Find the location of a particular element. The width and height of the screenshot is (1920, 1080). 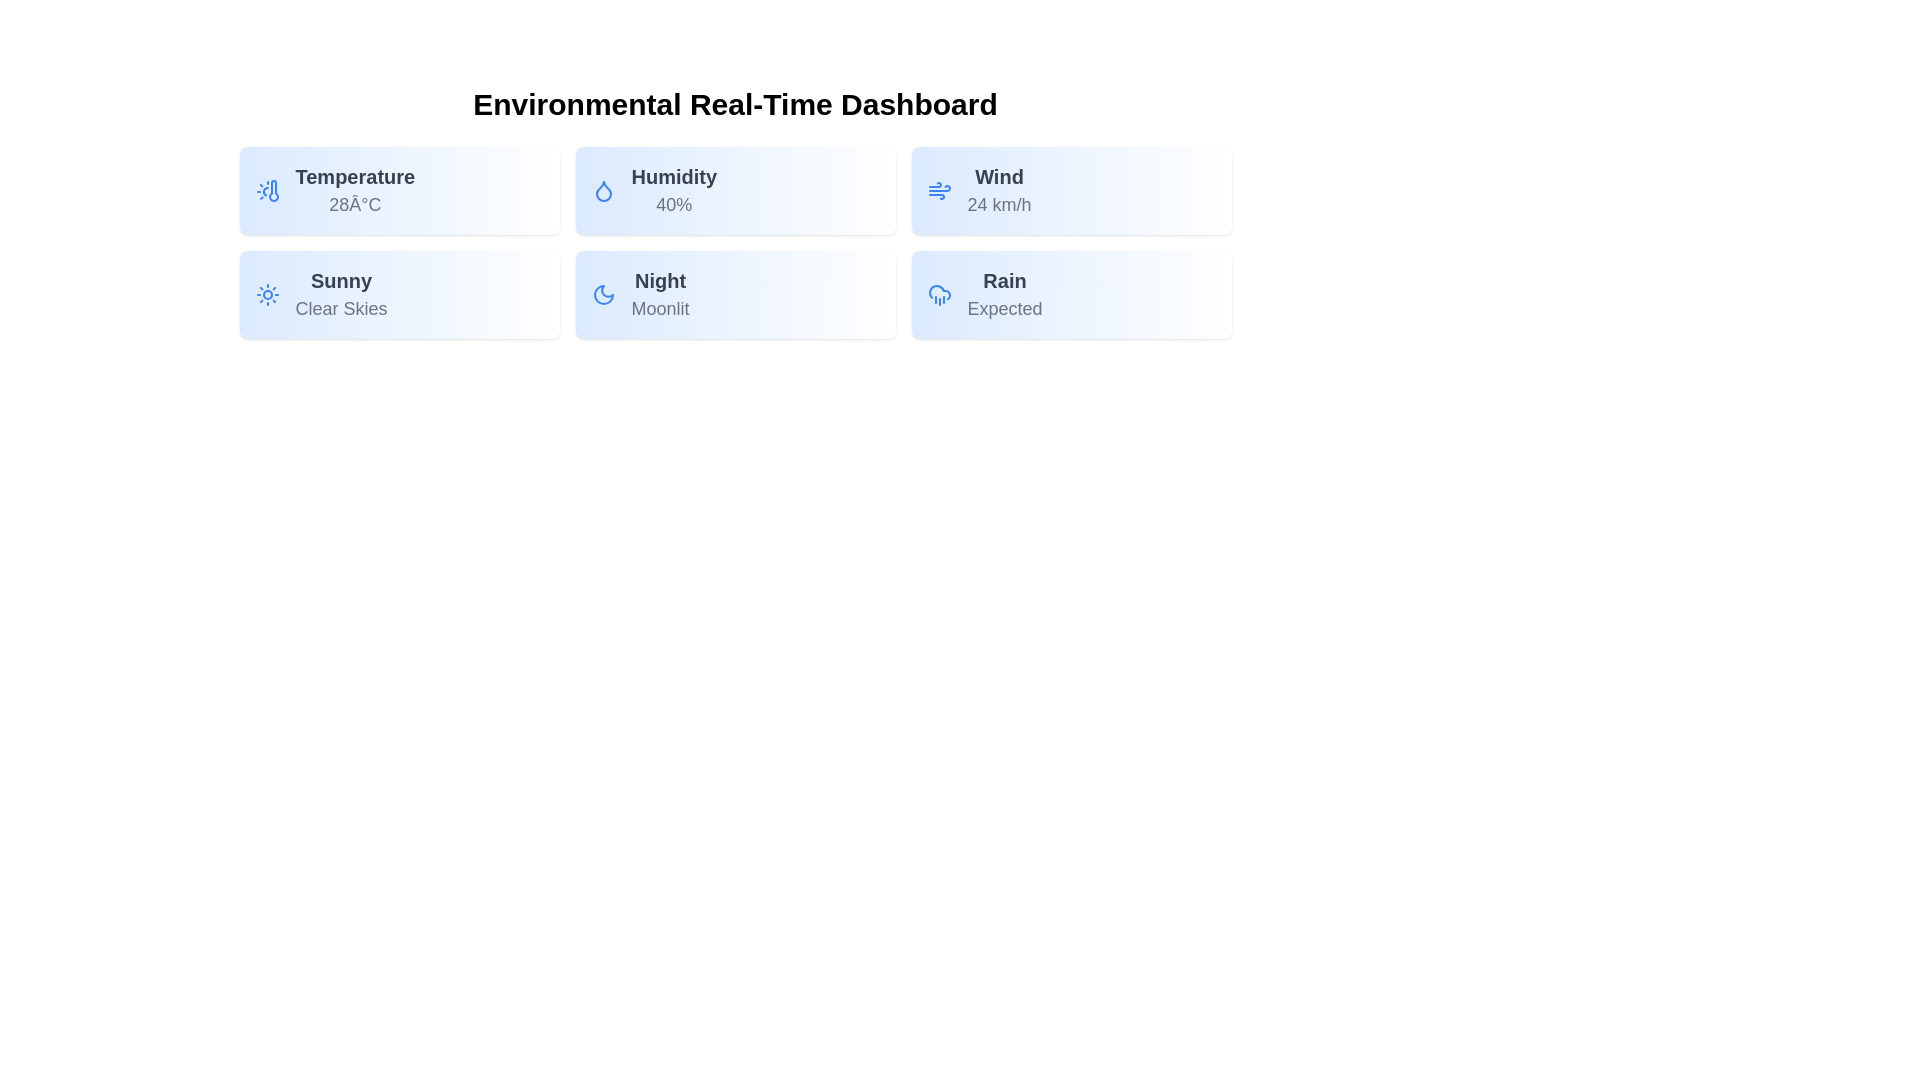

the blue droplet-shaped icon located within the 'Humidity 40%' card, positioned to the left of the text content is located at coordinates (602, 191).